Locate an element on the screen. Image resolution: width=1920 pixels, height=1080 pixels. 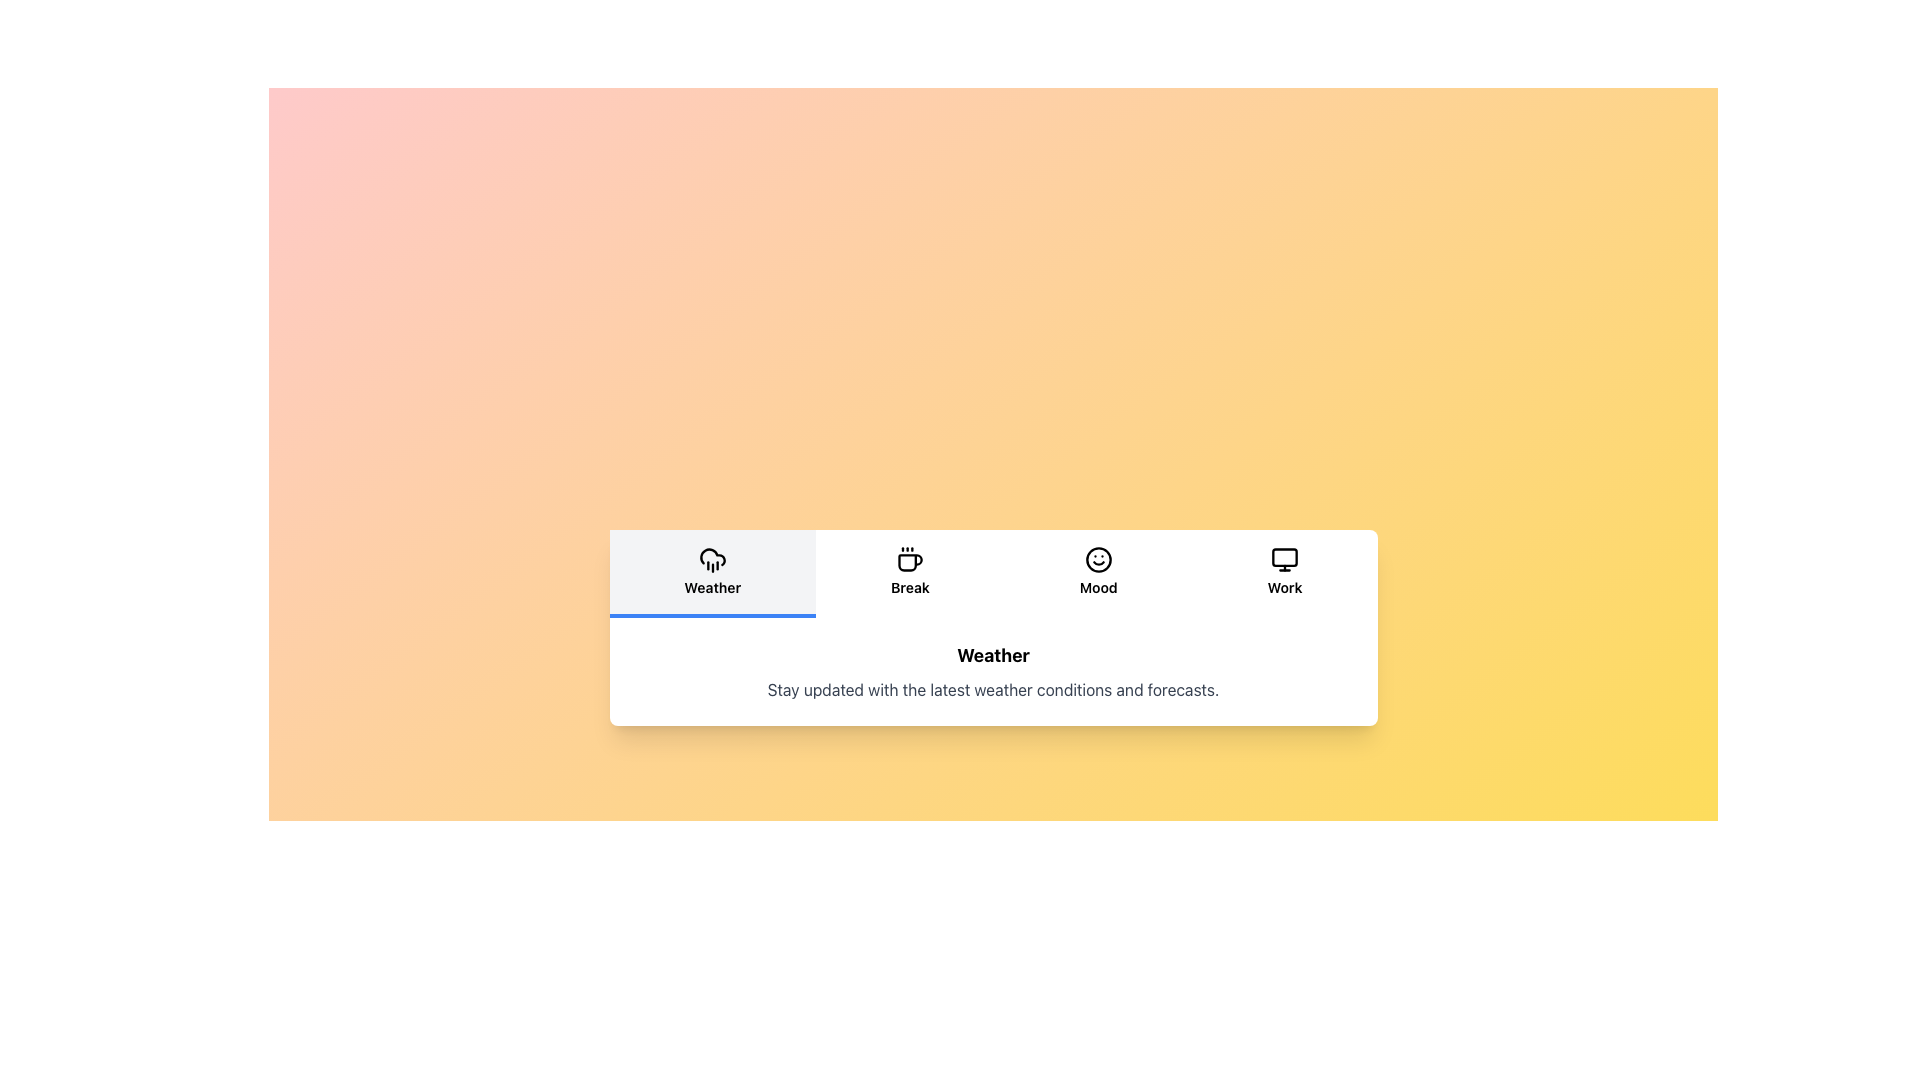
the weather icon located at the top center of the 'Weather' section in the horizontal menu, which serves as a visual indicator for weather-related information is located at coordinates (712, 559).